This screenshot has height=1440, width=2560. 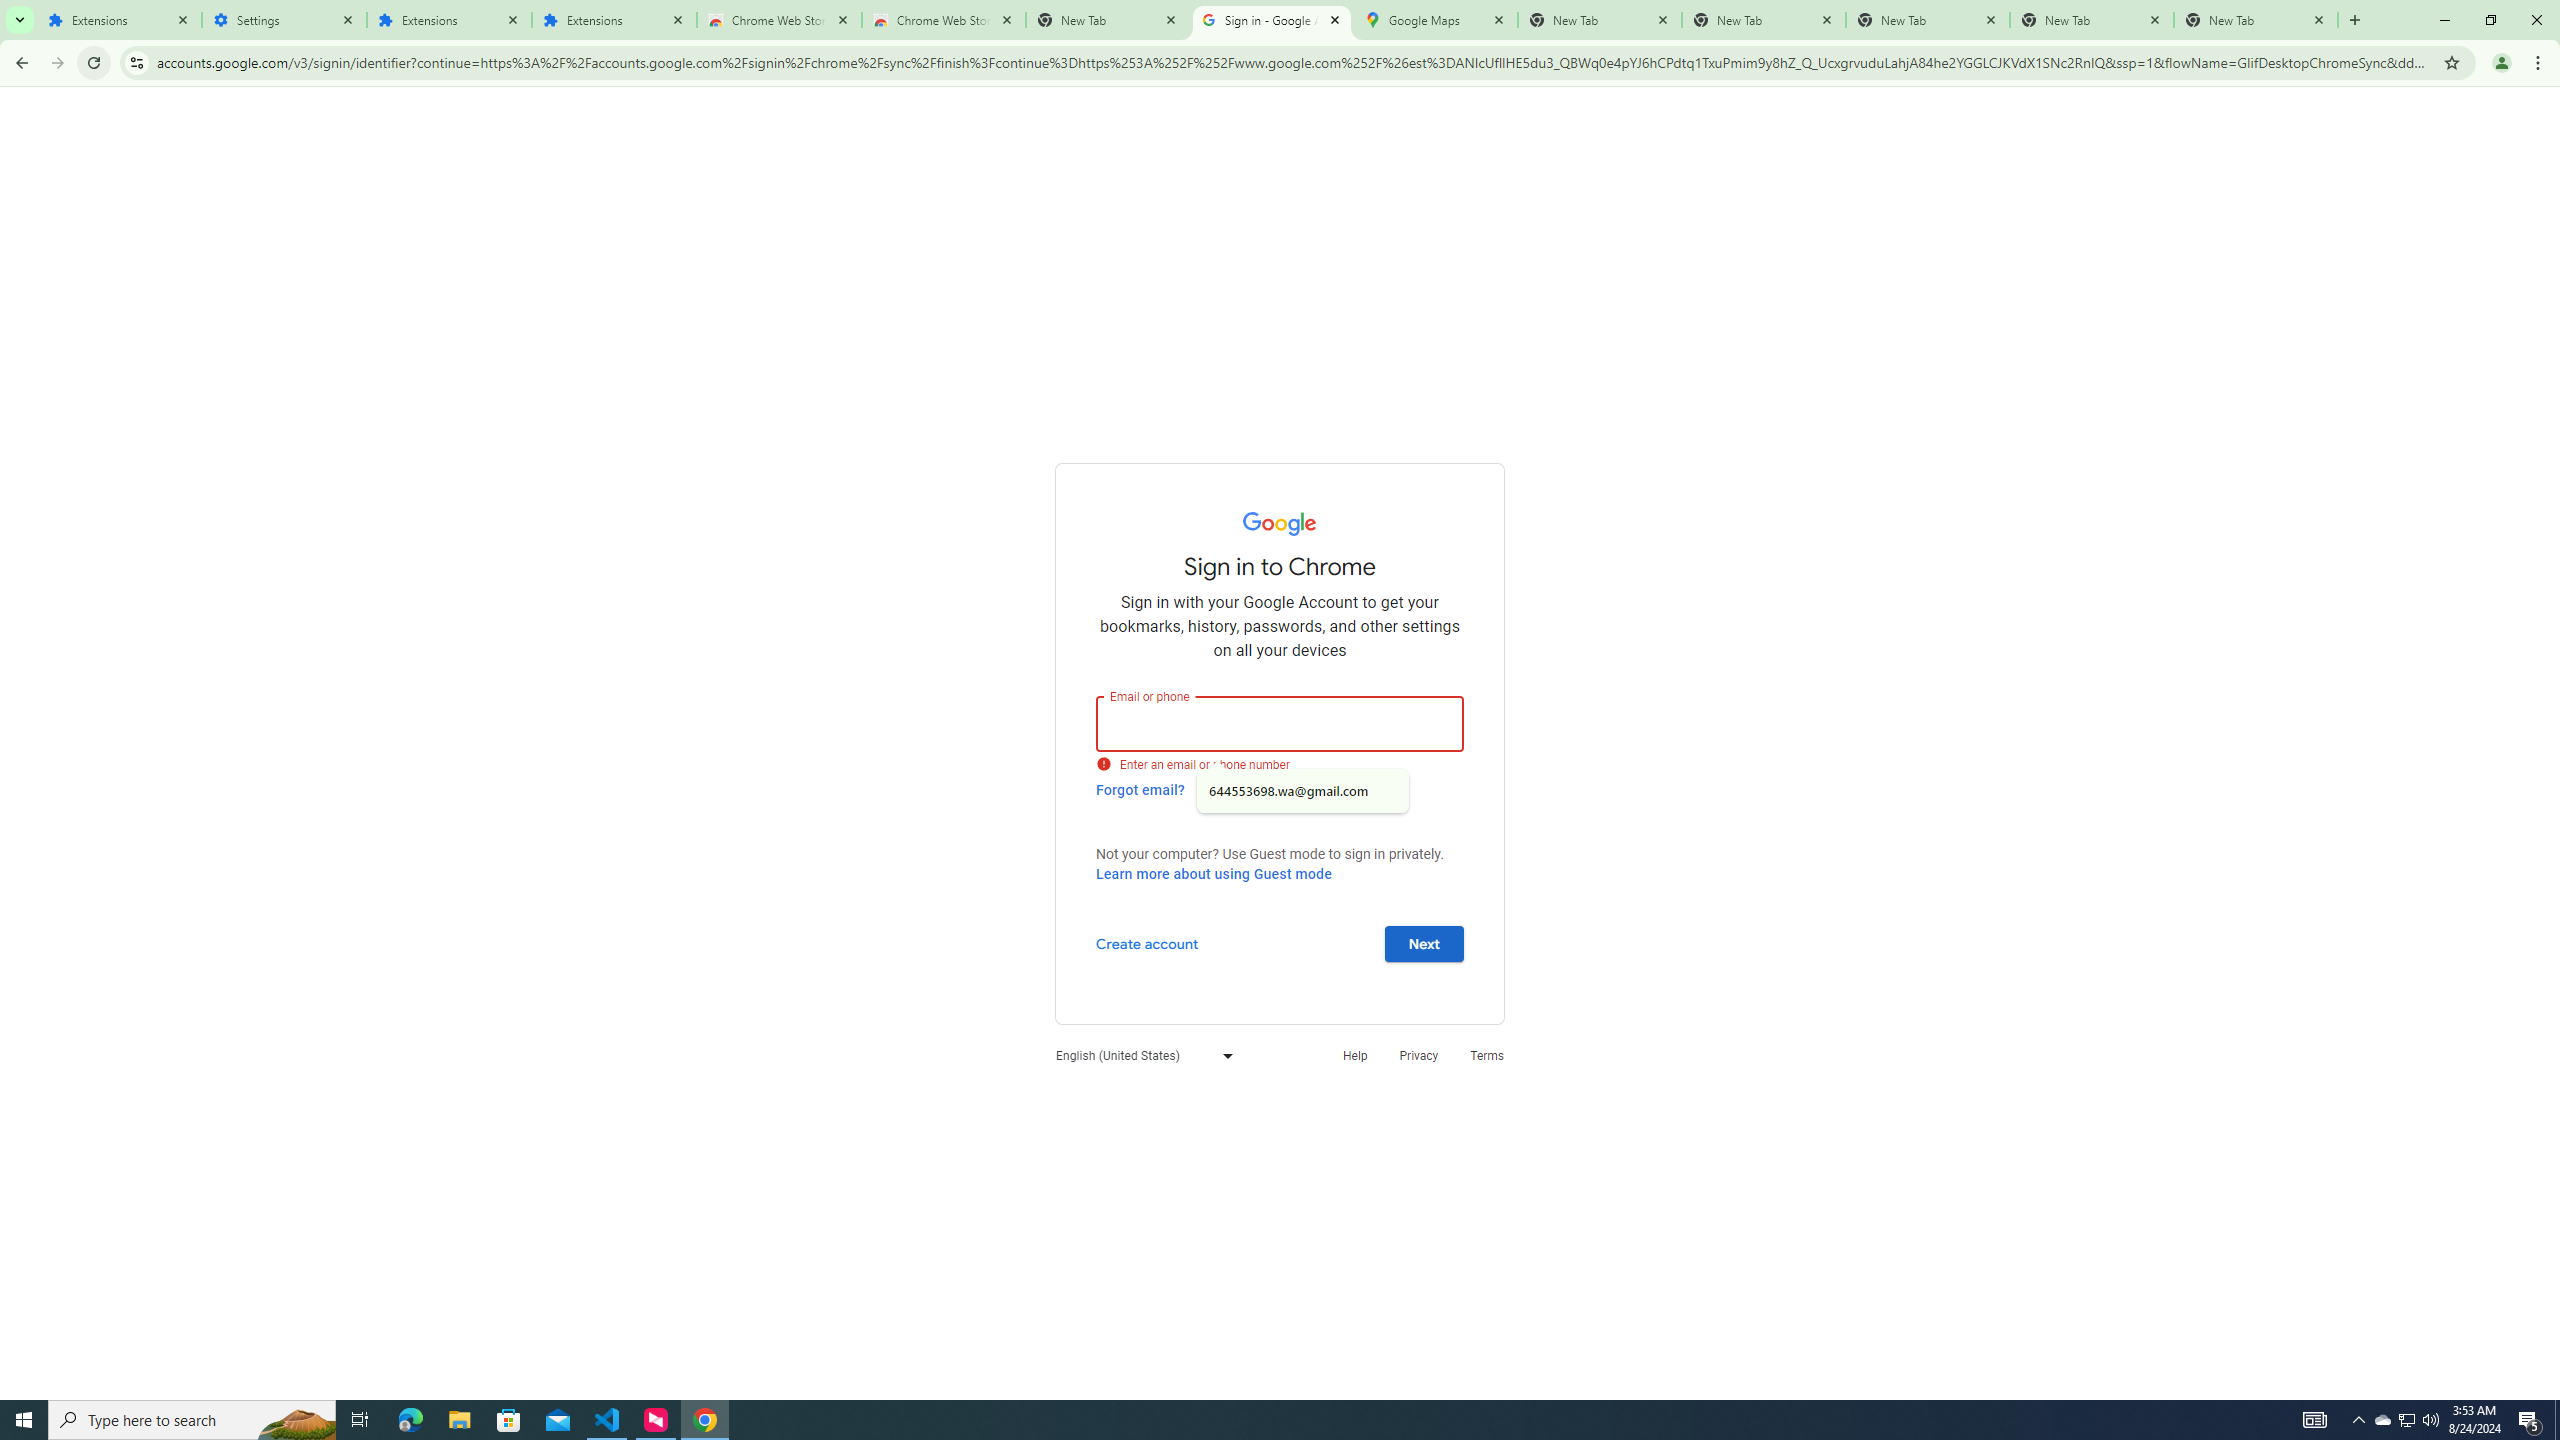 I want to click on 'View site information', so click(x=135, y=61).